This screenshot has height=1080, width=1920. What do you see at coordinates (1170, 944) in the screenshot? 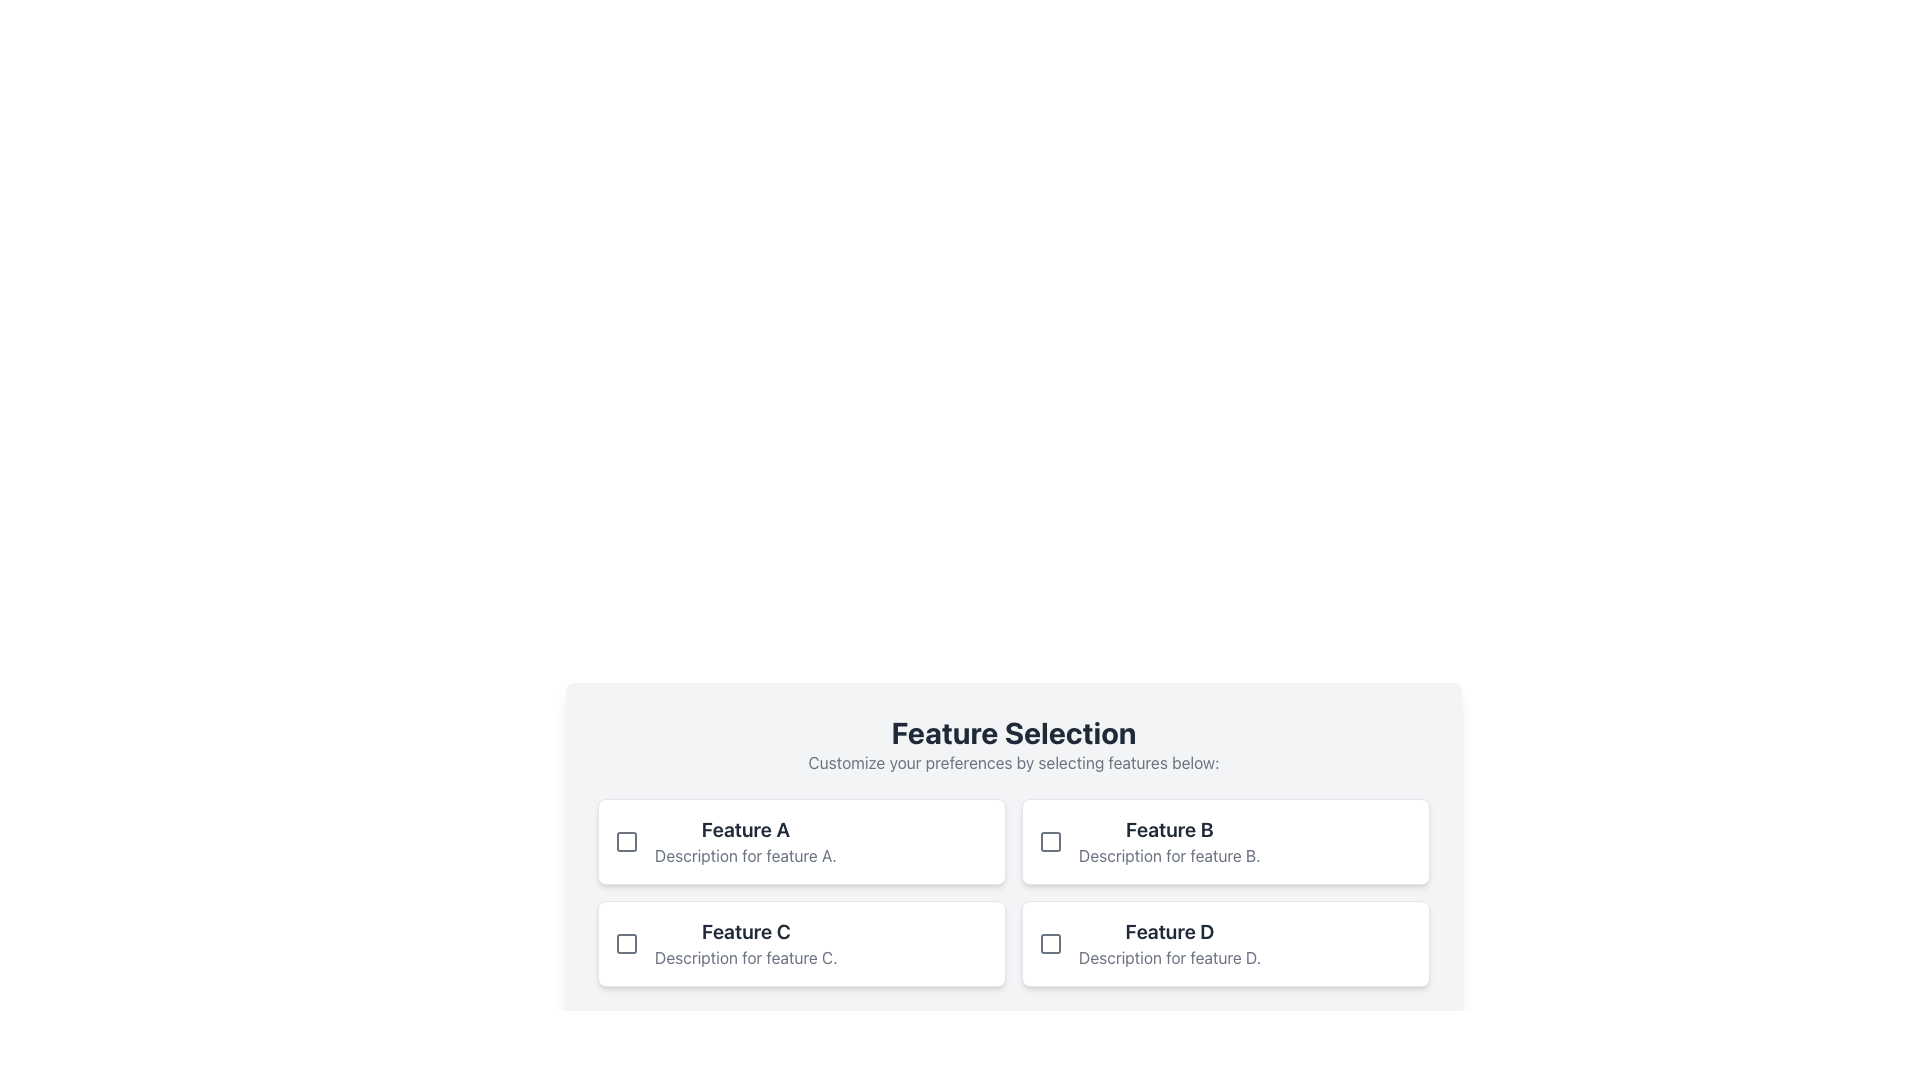
I see `the text label displaying 'Feature D' with a description 'Description for feature D.' in the bottom right of the 'Feature Selection' grid` at bounding box center [1170, 944].